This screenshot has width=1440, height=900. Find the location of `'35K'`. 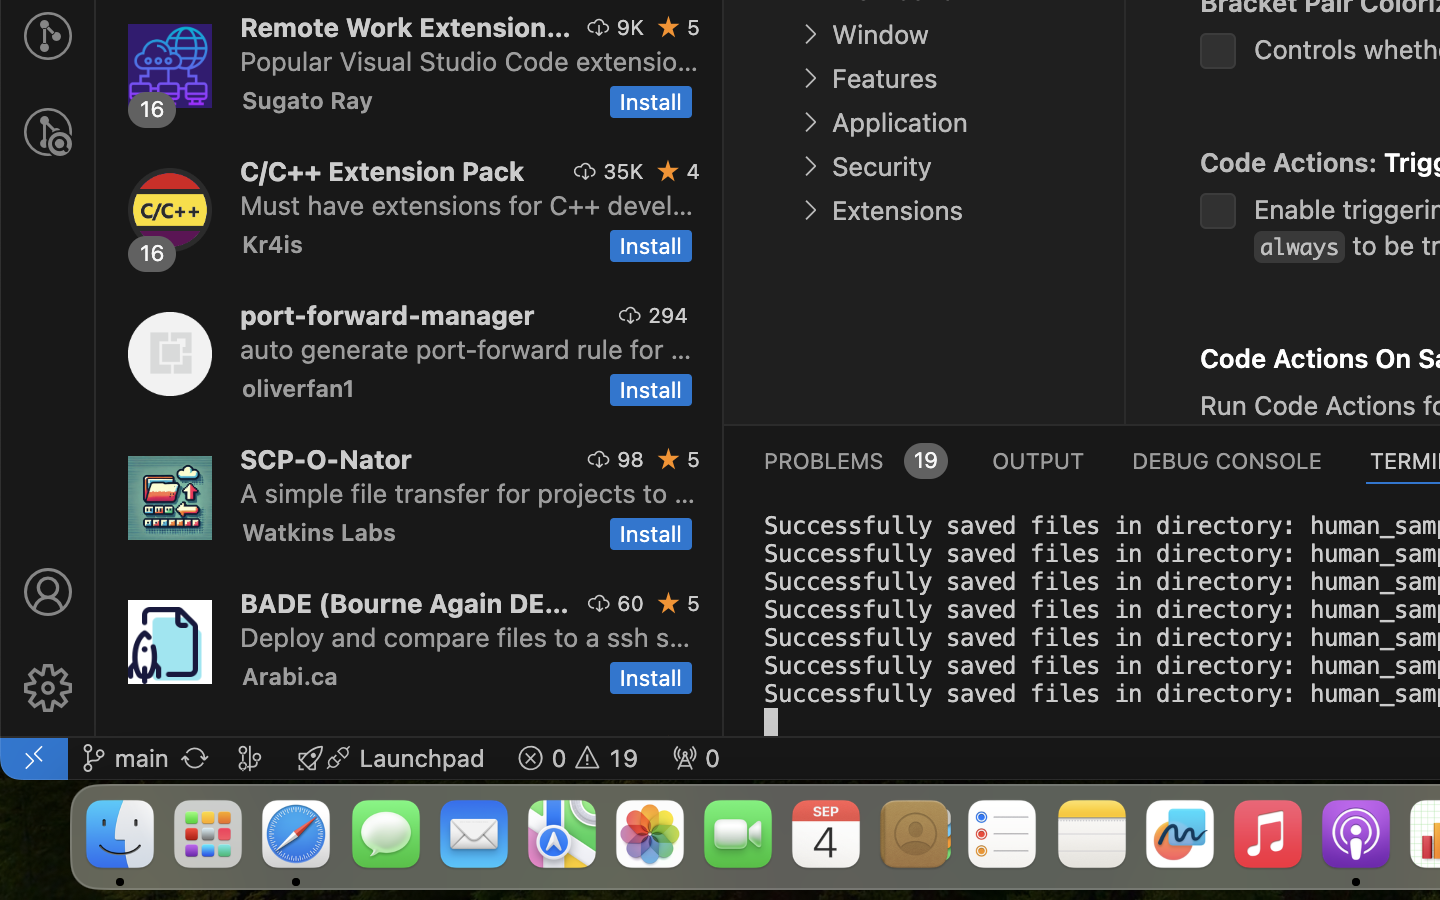

'35K' is located at coordinates (622, 171).